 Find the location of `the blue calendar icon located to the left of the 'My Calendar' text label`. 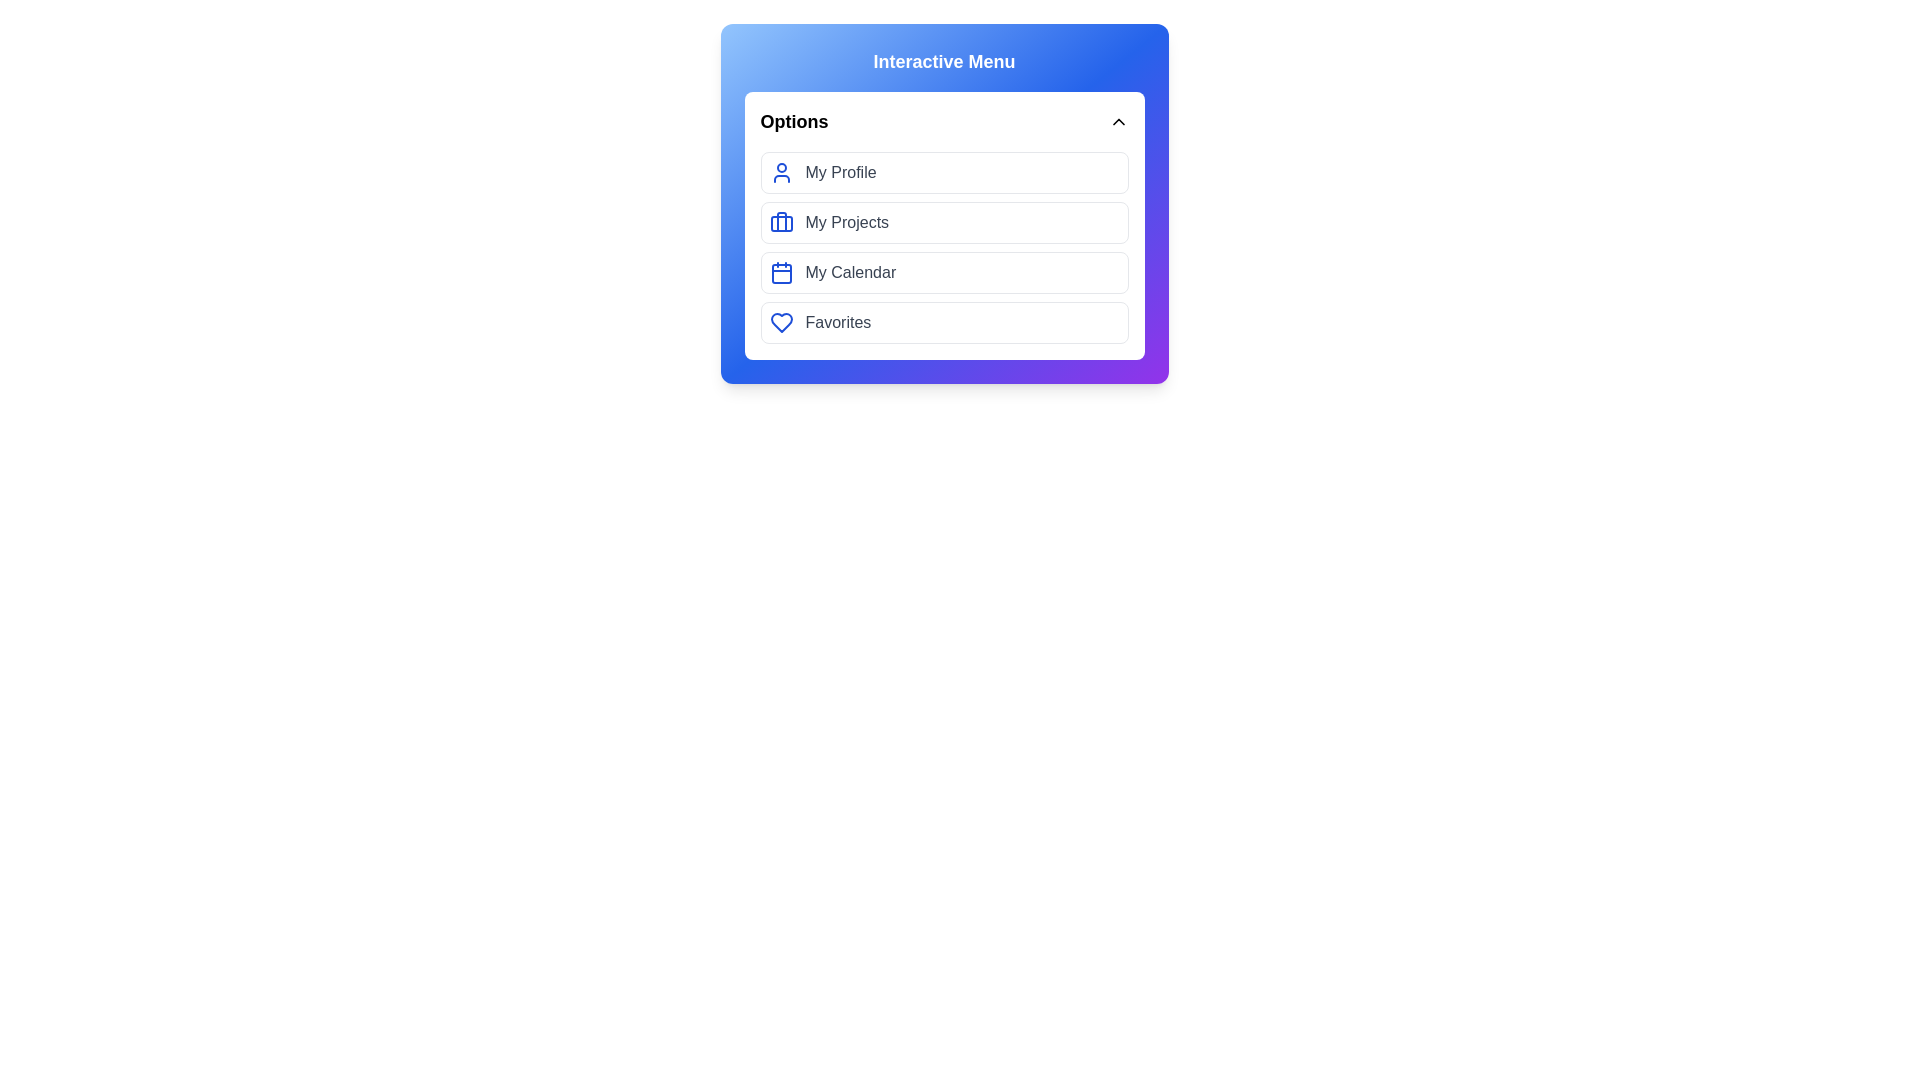

the blue calendar icon located to the left of the 'My Calendar' text label is located at coordinates (780, 273).